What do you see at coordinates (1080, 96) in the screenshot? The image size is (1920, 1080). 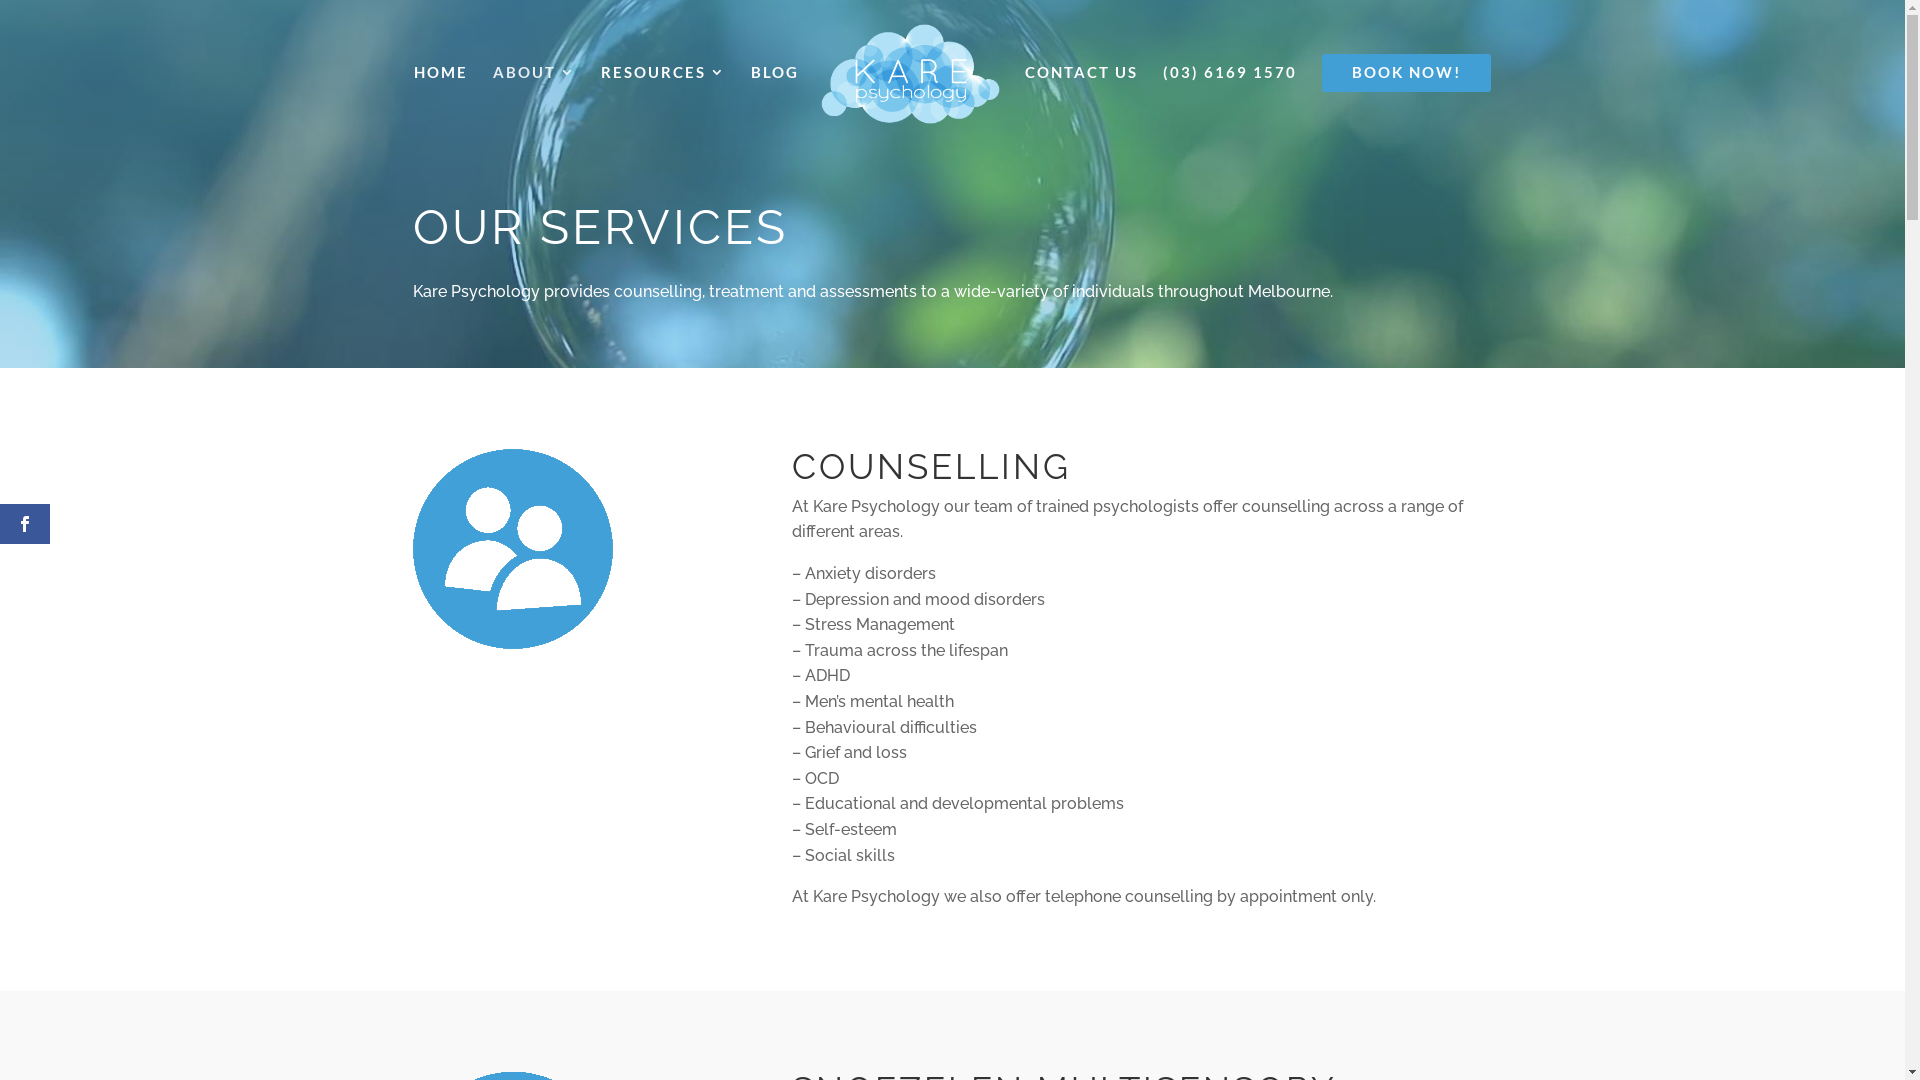 I see `'CONTACT US'` at bounding box center [1080, 96].